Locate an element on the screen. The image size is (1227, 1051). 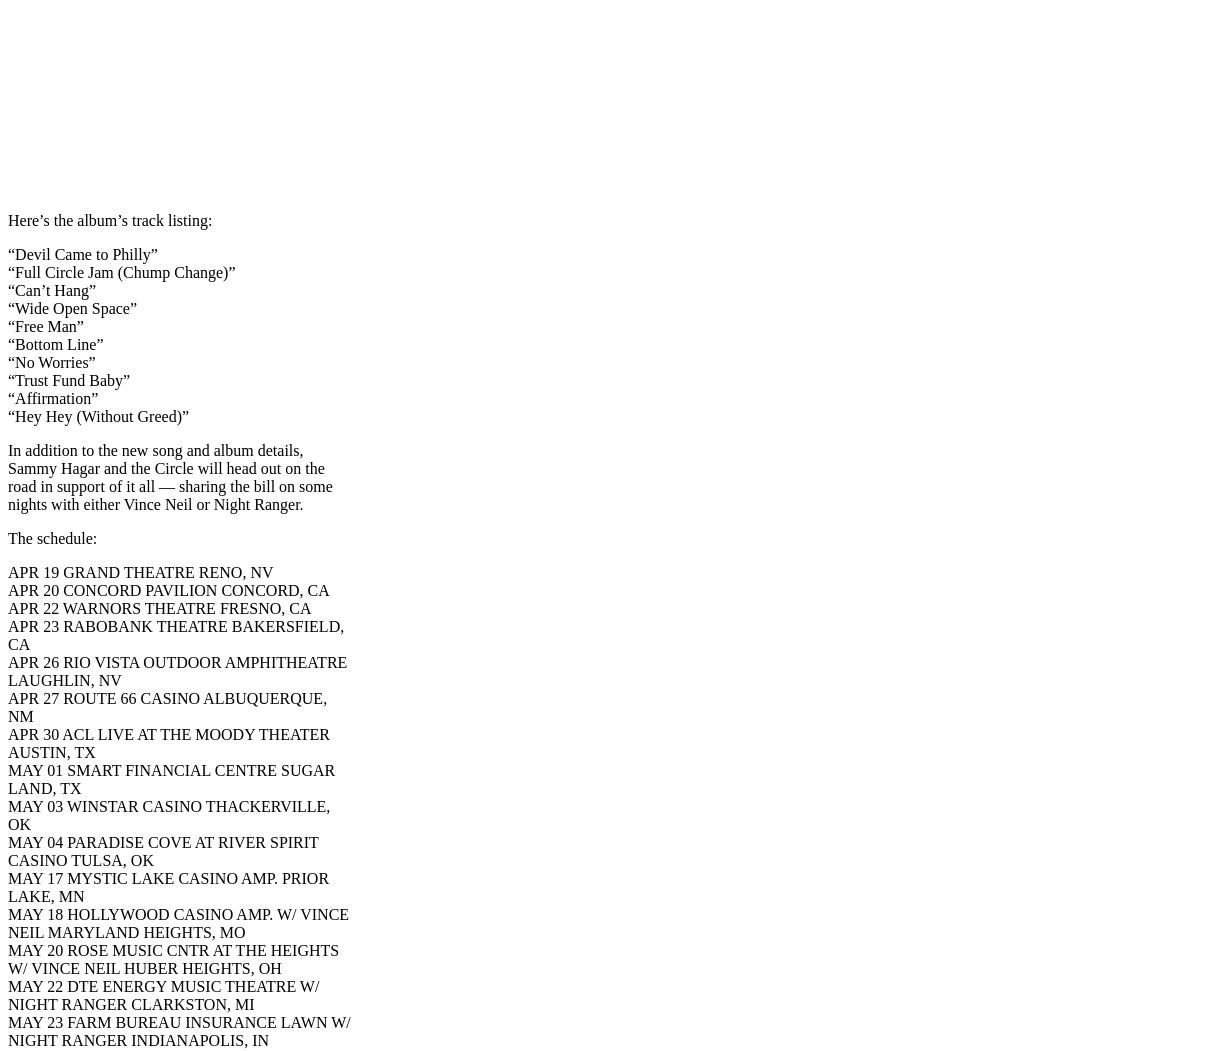
'APR 23 RABOBANK THEATRE BAKERSFIELD, CA' is located at coordinates (7, 634).